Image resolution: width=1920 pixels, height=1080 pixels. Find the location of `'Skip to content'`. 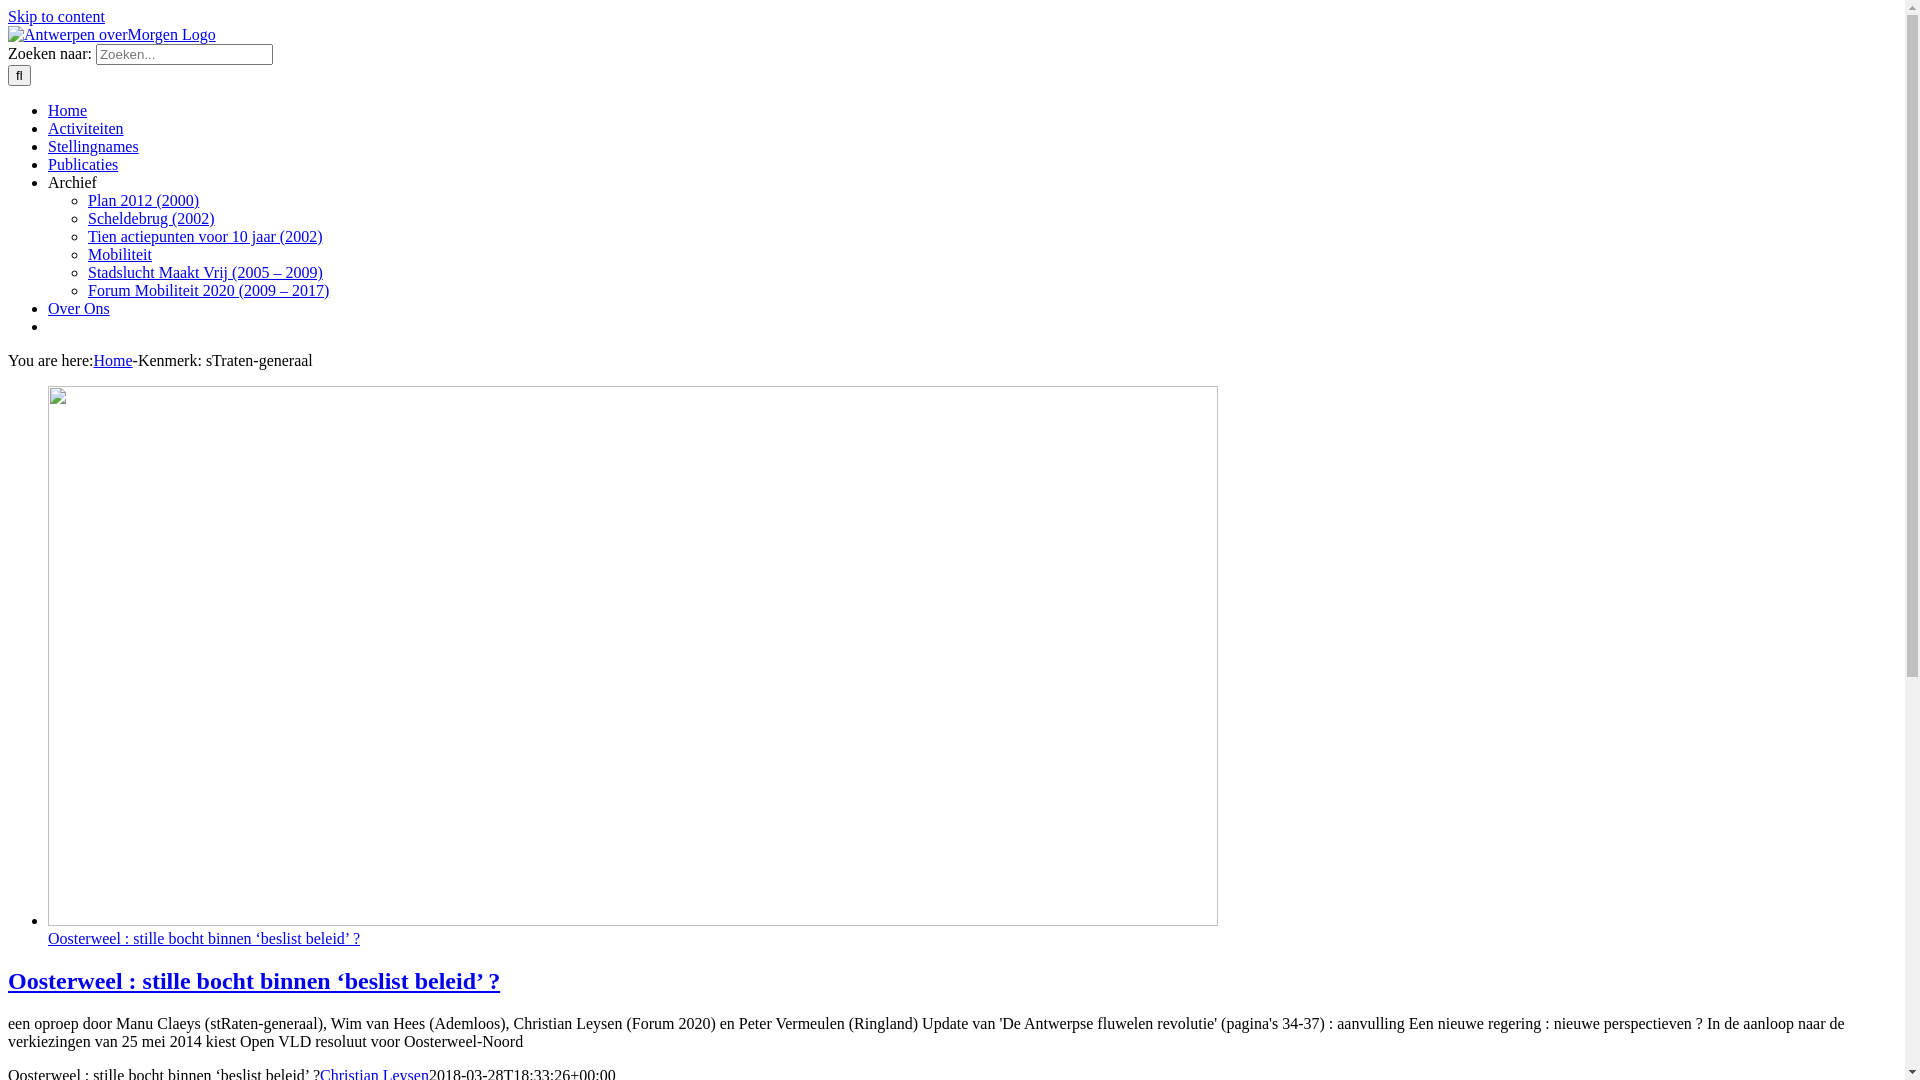

'Skip to content' is located at coordinates (56, 16).